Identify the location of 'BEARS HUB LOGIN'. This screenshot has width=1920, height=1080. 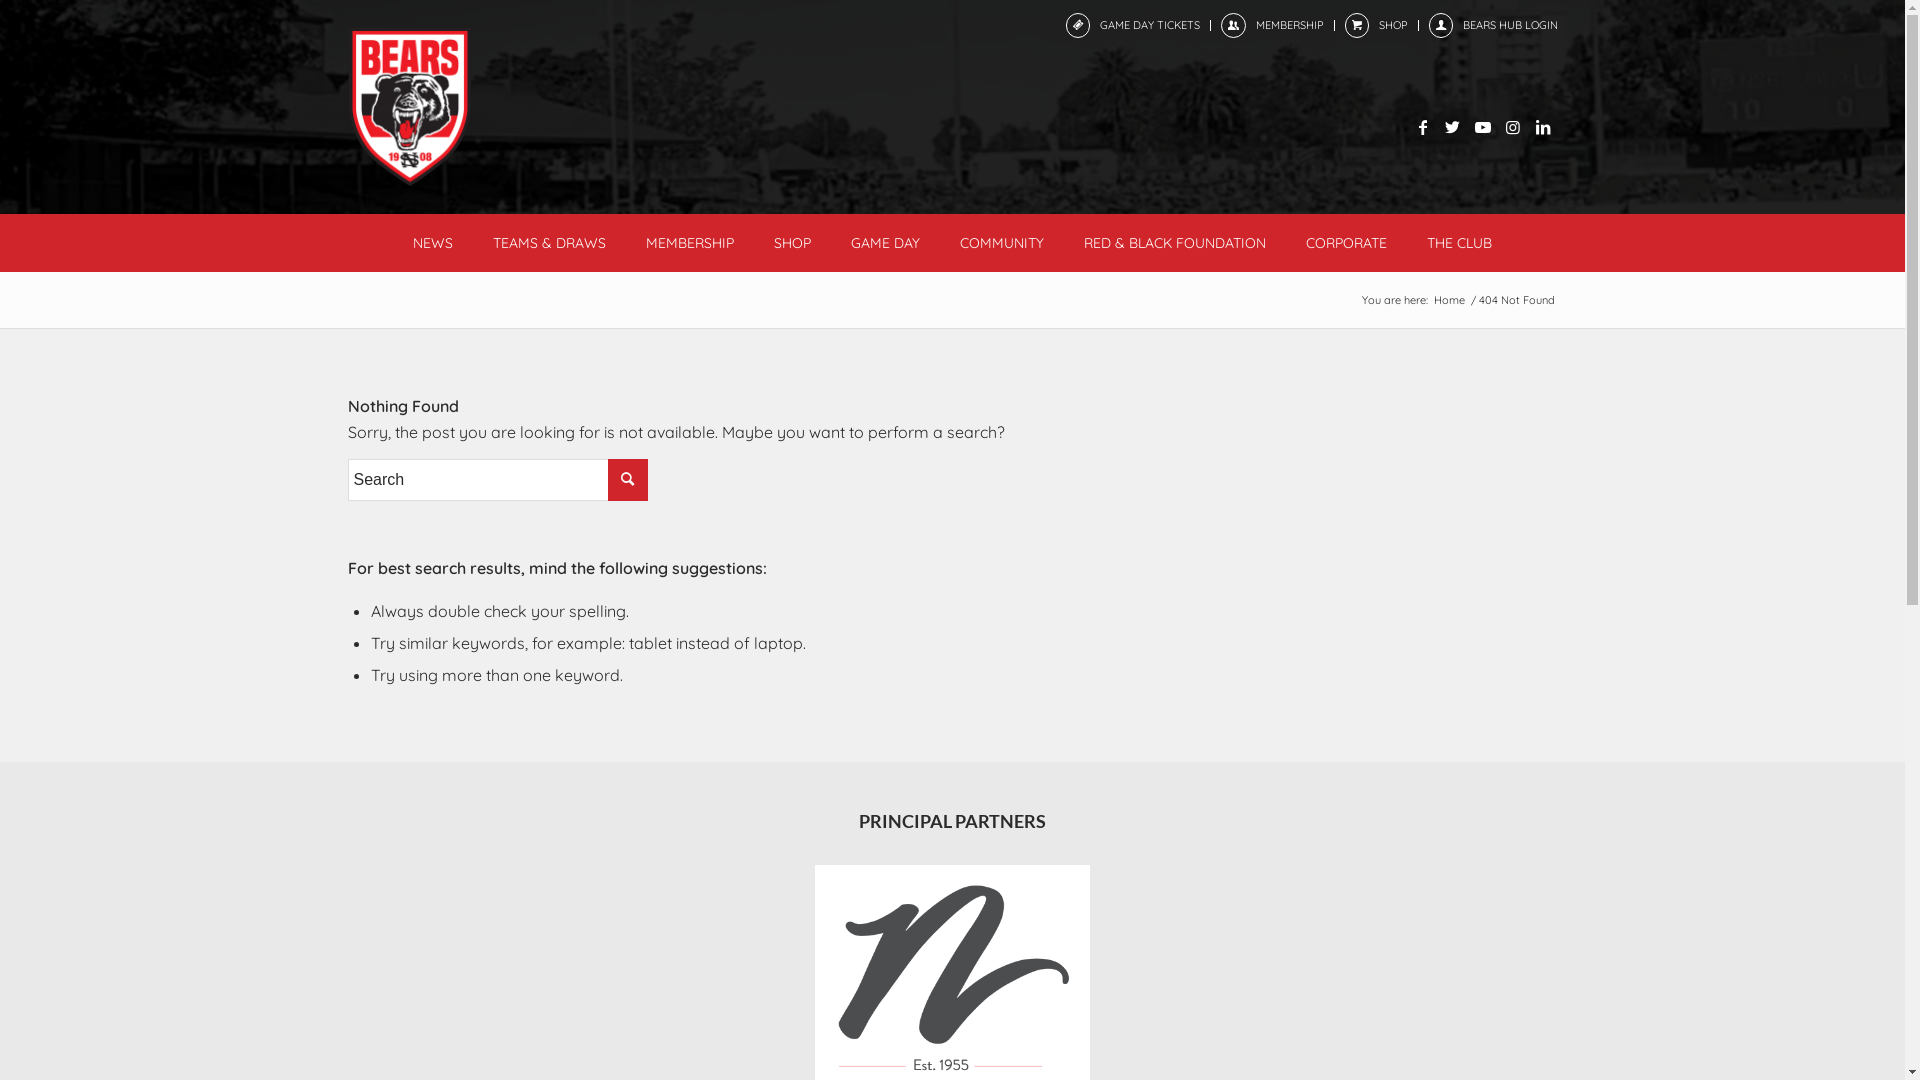
(1509, 24).